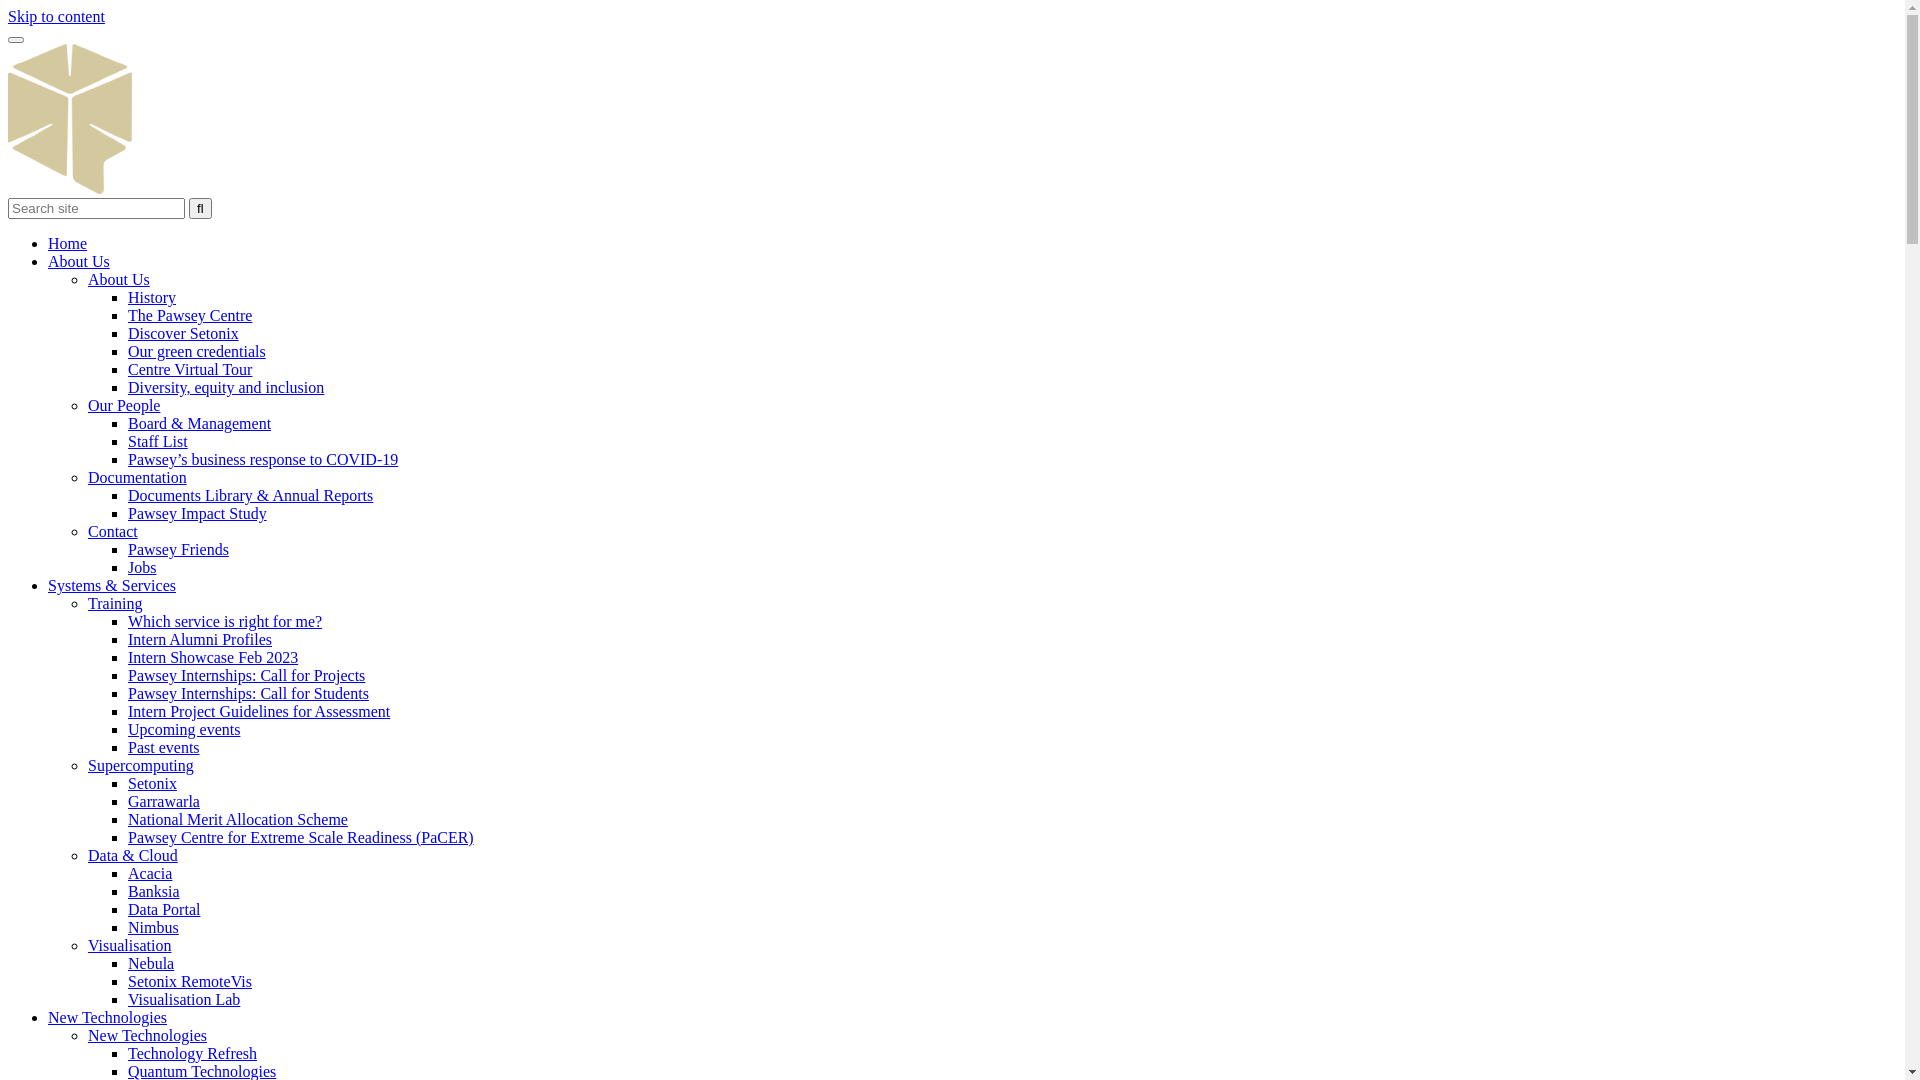 The image size is (1920, 1080). What do you see at coordinates (178, 549) in the screenshot?
I see `'Pawsey Friends'` at bounding box center [178, 549].